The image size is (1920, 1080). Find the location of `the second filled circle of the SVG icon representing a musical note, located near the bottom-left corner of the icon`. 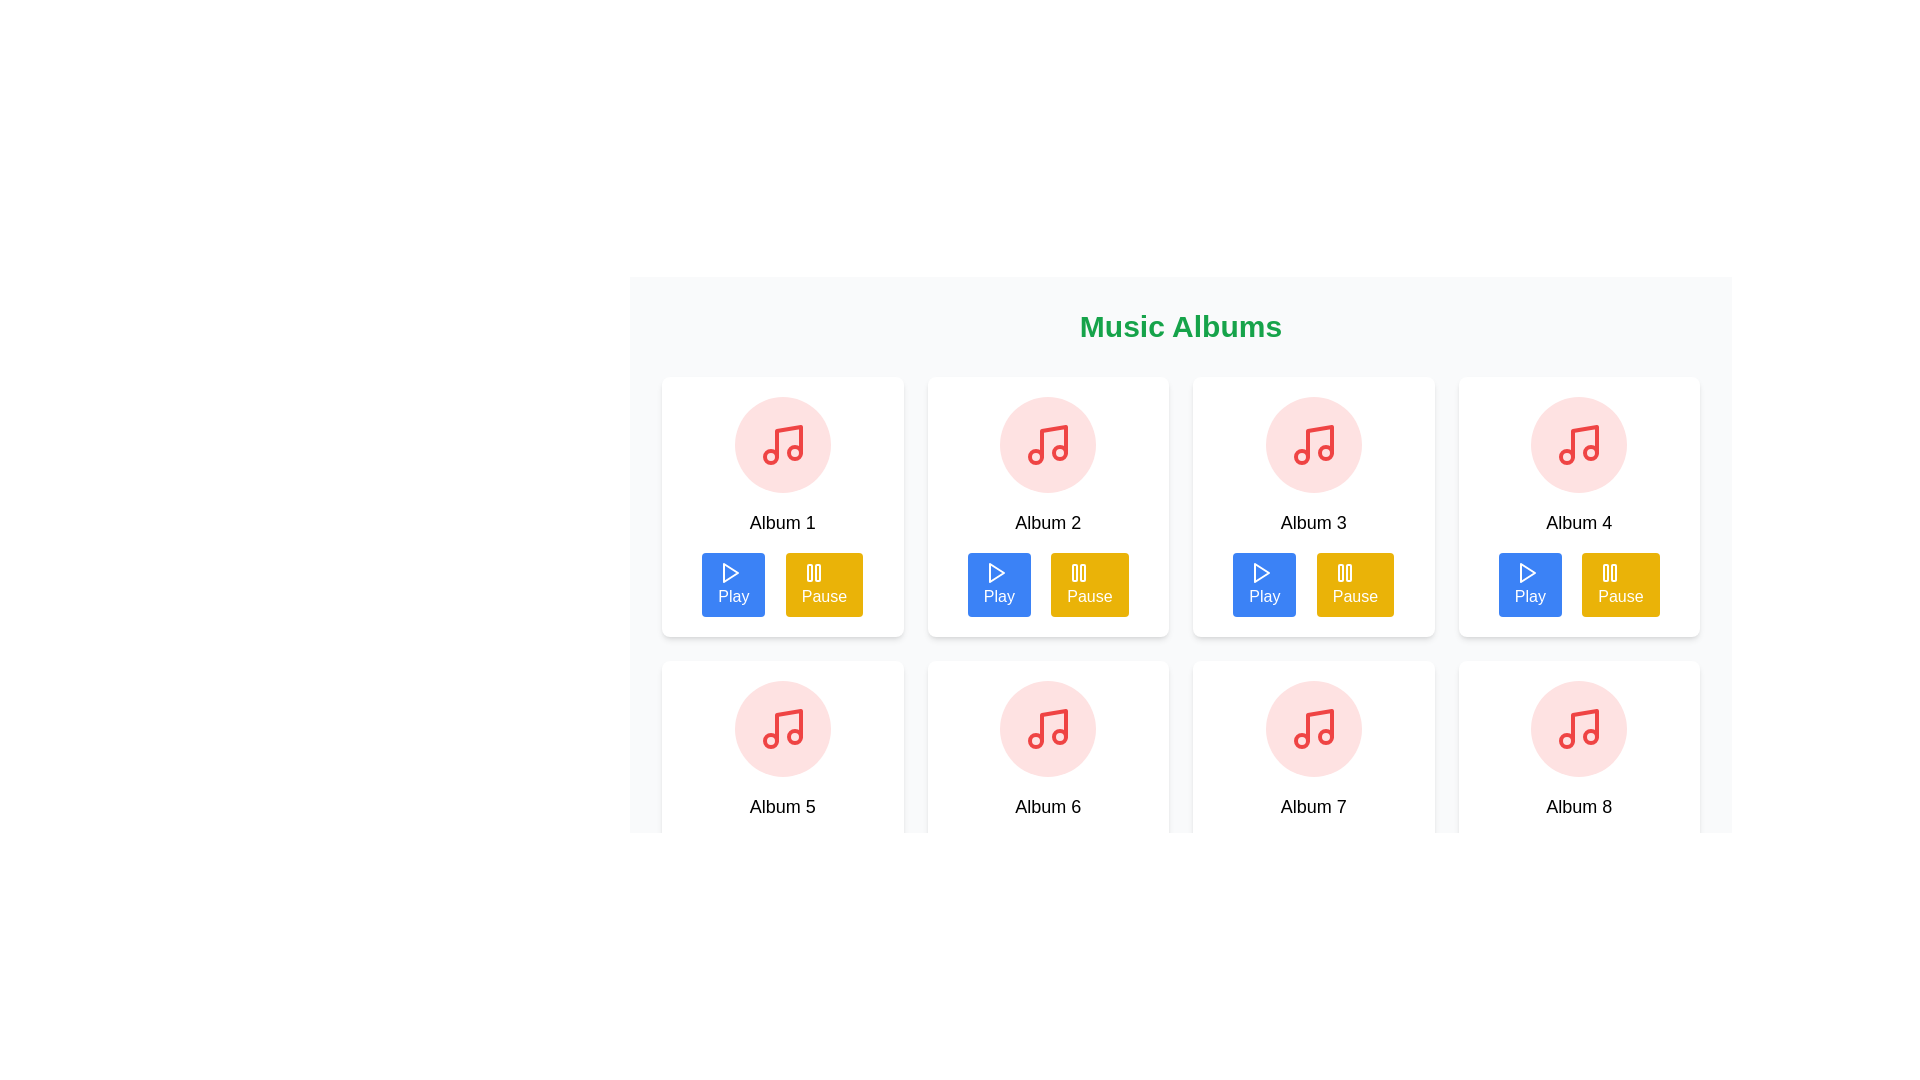

the second filled circle of the SVG icon representing a musical note, located near the bottom-left corner of the icon is located at coordinates (1036, 456).